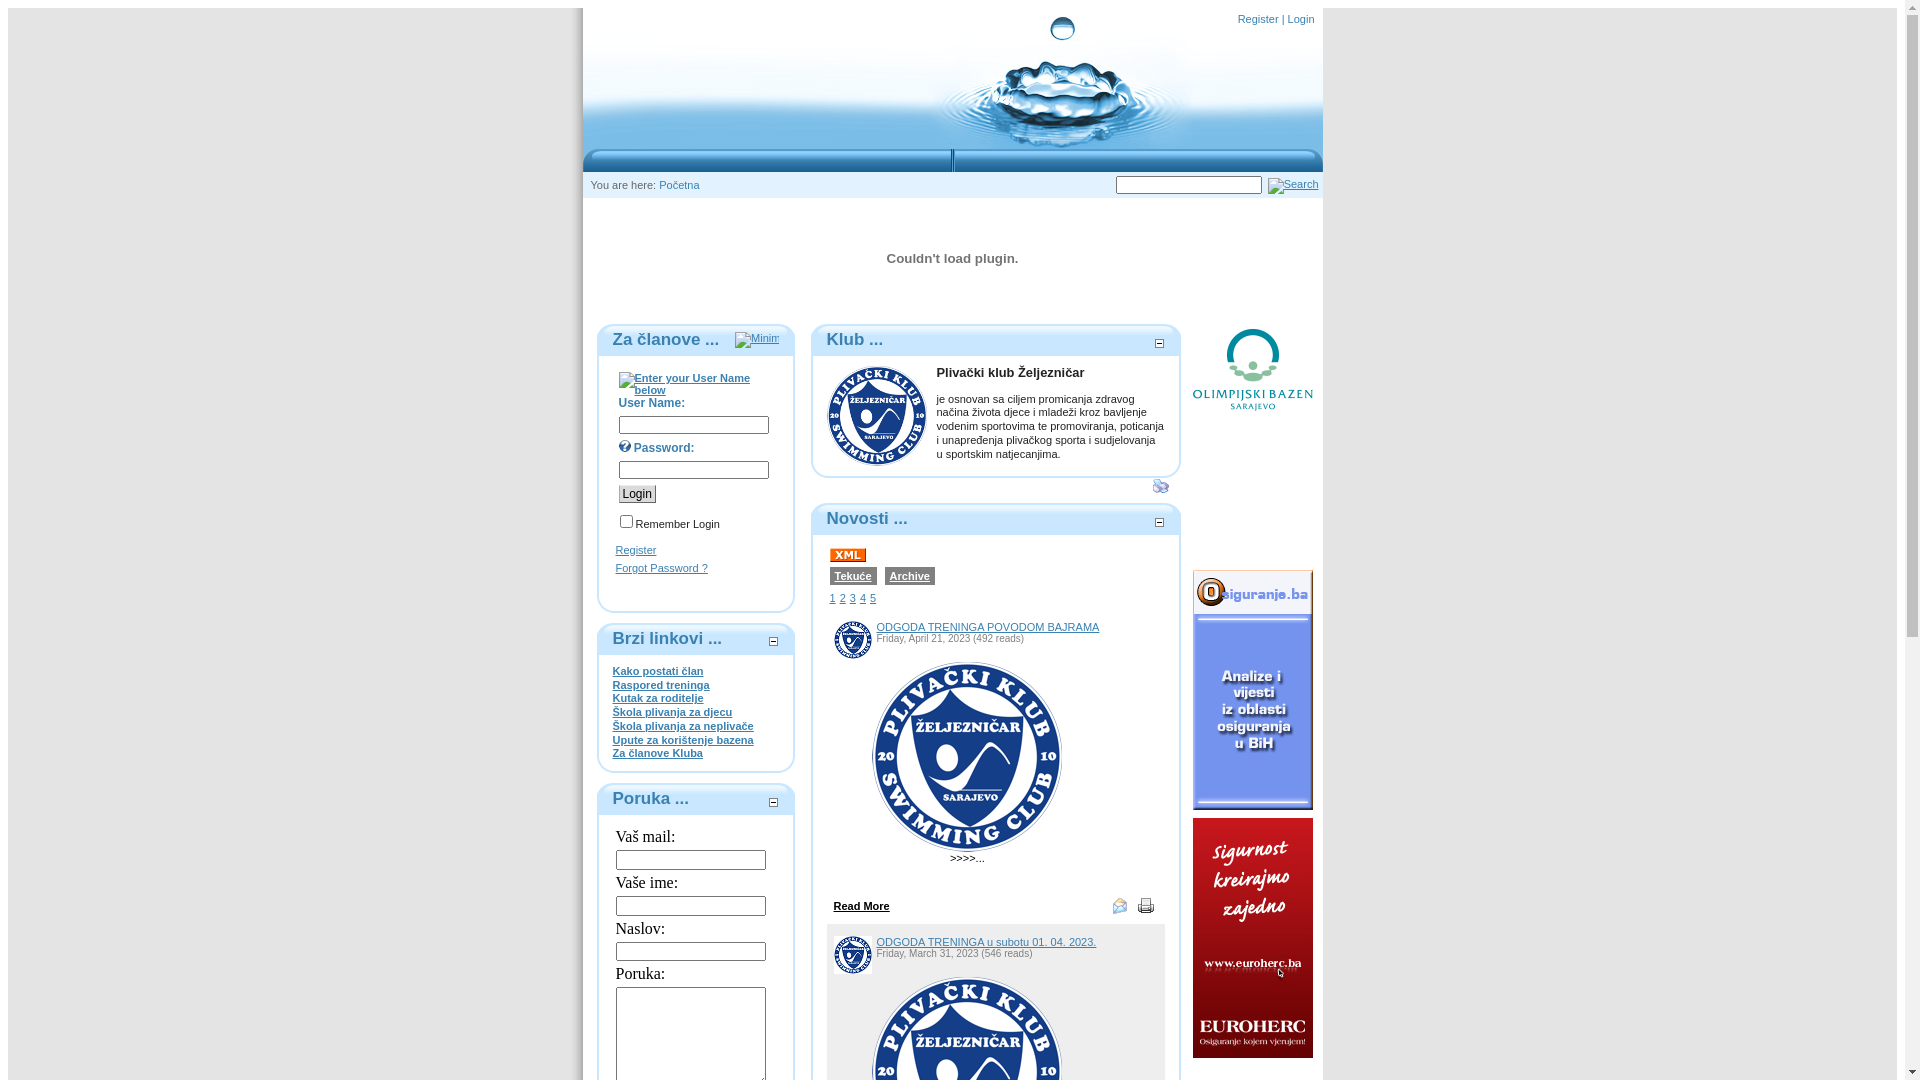  Describe the element at coordinates (1157, 342) in the screenshot. I see `'Minimize'` at that location.